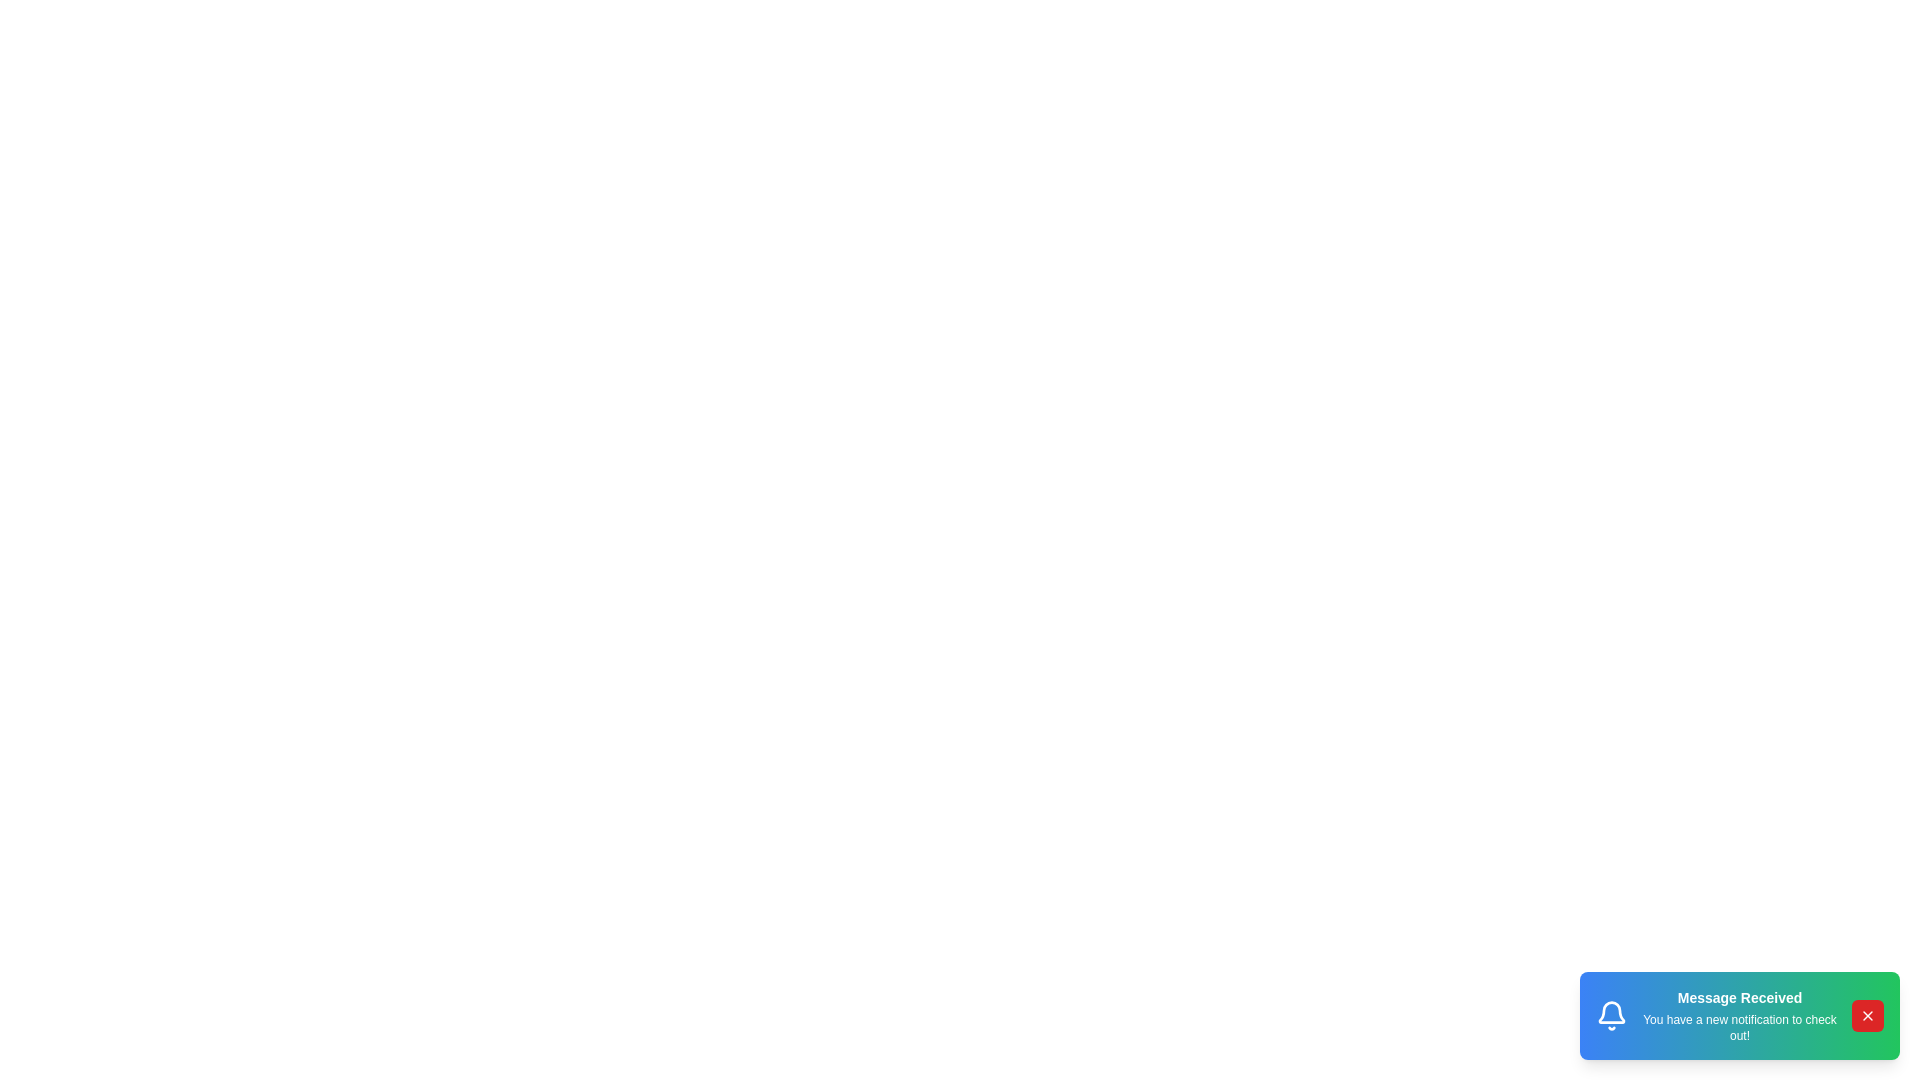  Describe the element at coordinates (1612, 1015) in the screenshot. I see `the notification icon by moving the cursor to its center` at that location.